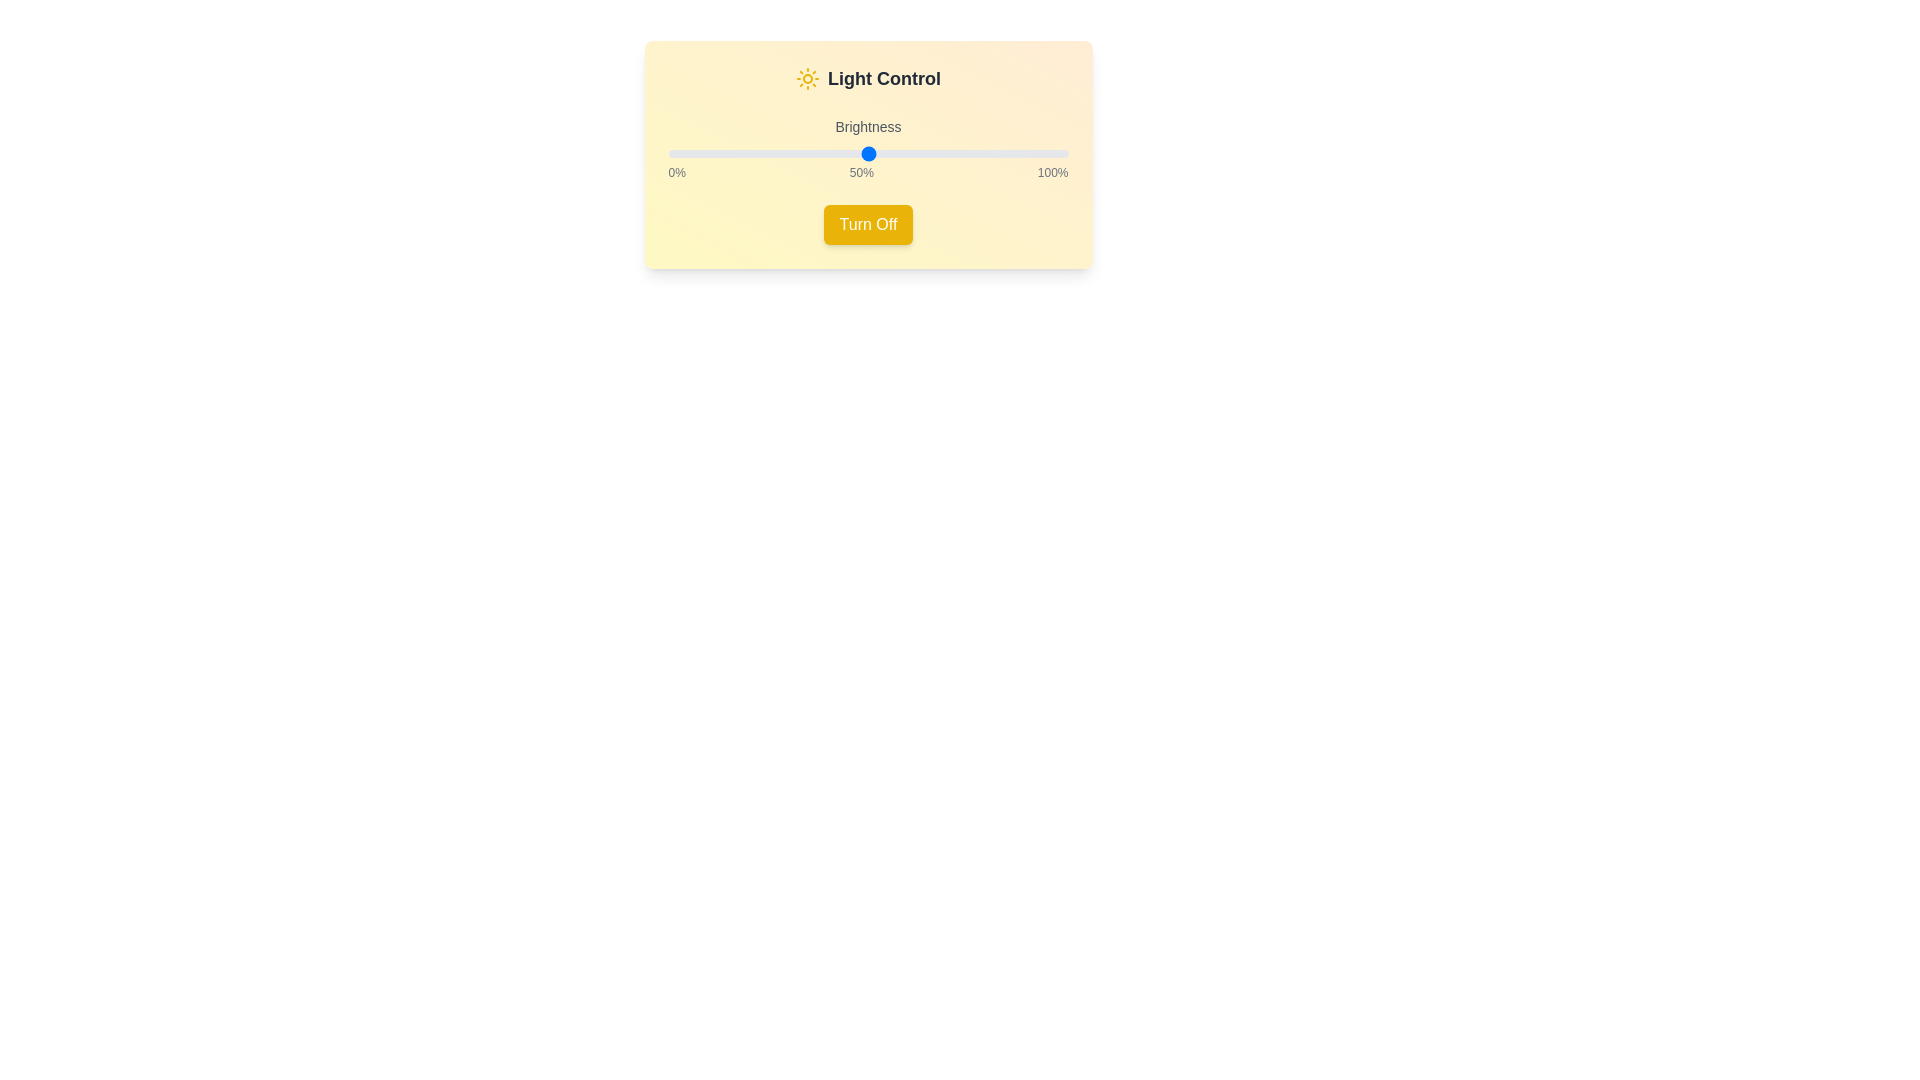  Describe the element at coordinates (861, 172) in the screenshot. I see `current brightness level indicated by the Text Label positioned directly beneath the slider, which shows a value of 50%` at that location.